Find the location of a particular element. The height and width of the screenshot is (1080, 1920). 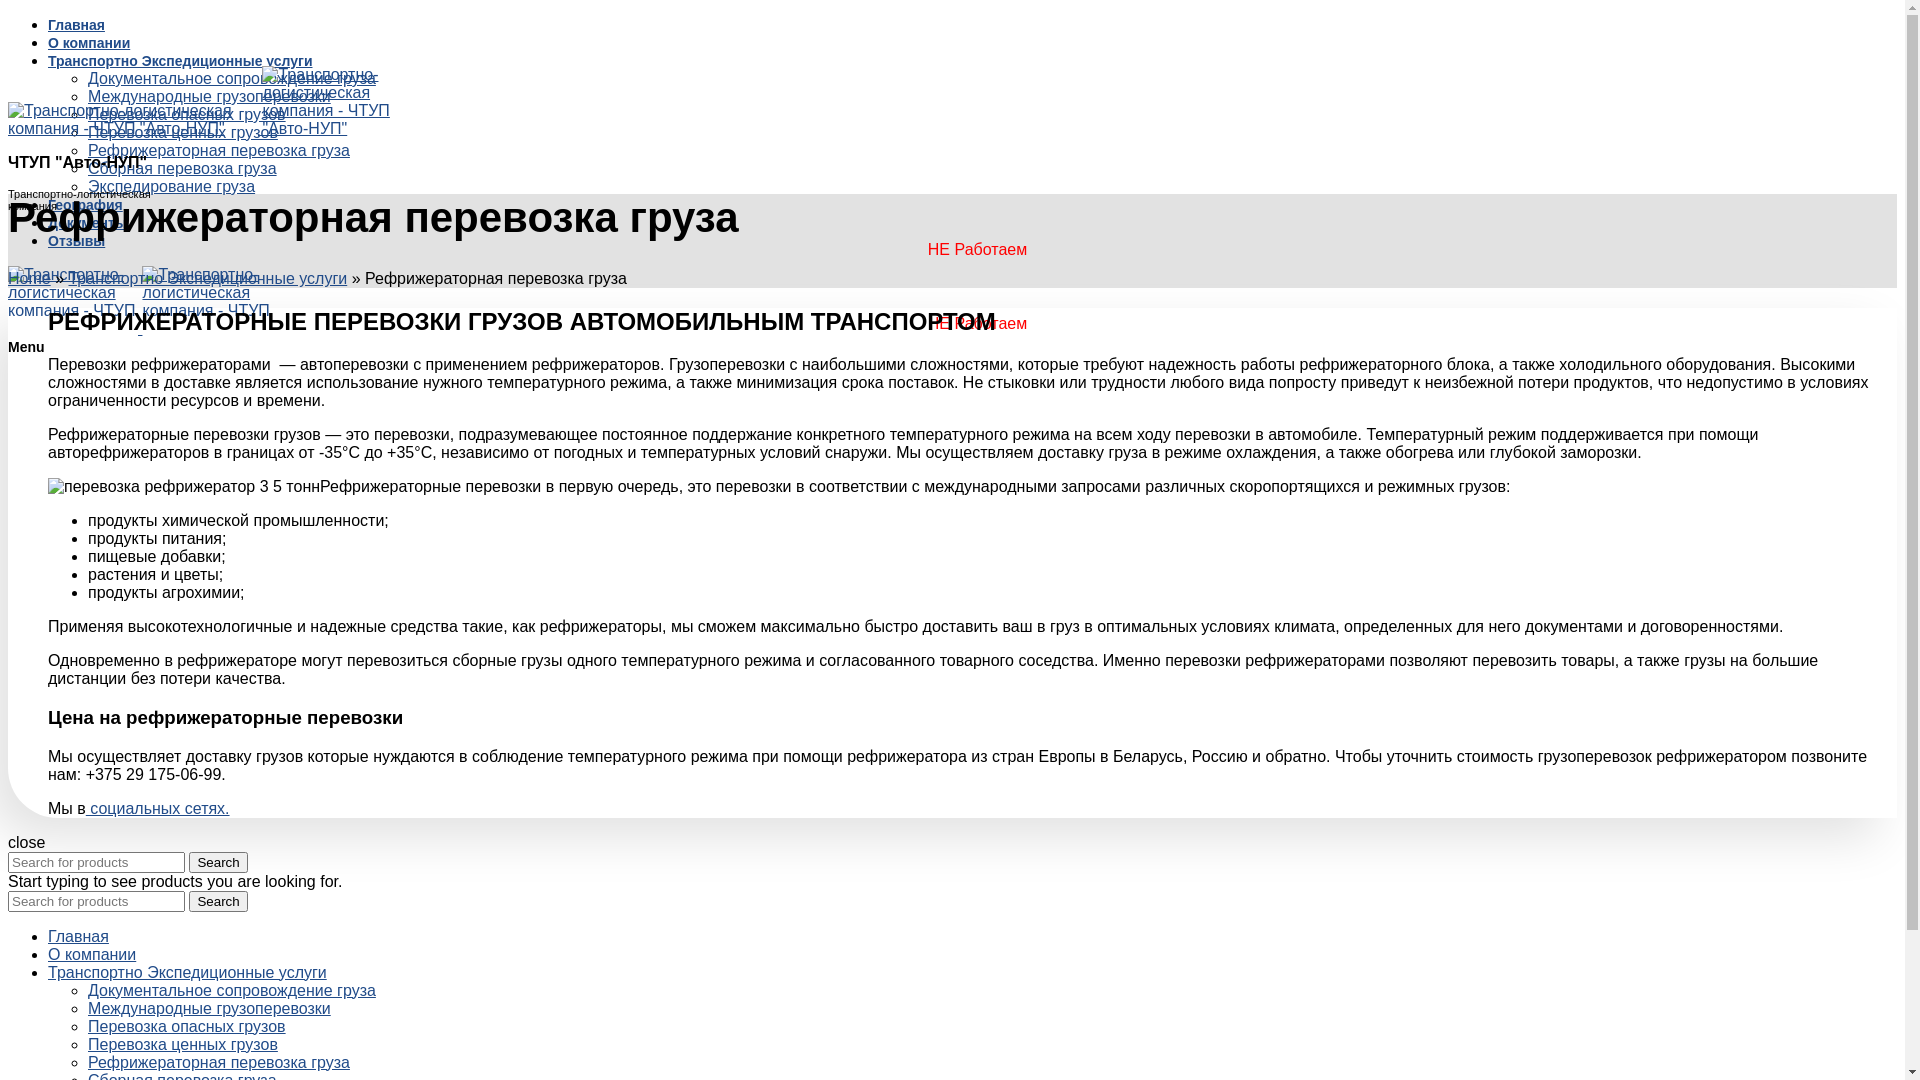

'Home' is located at coordinates (29, 278).